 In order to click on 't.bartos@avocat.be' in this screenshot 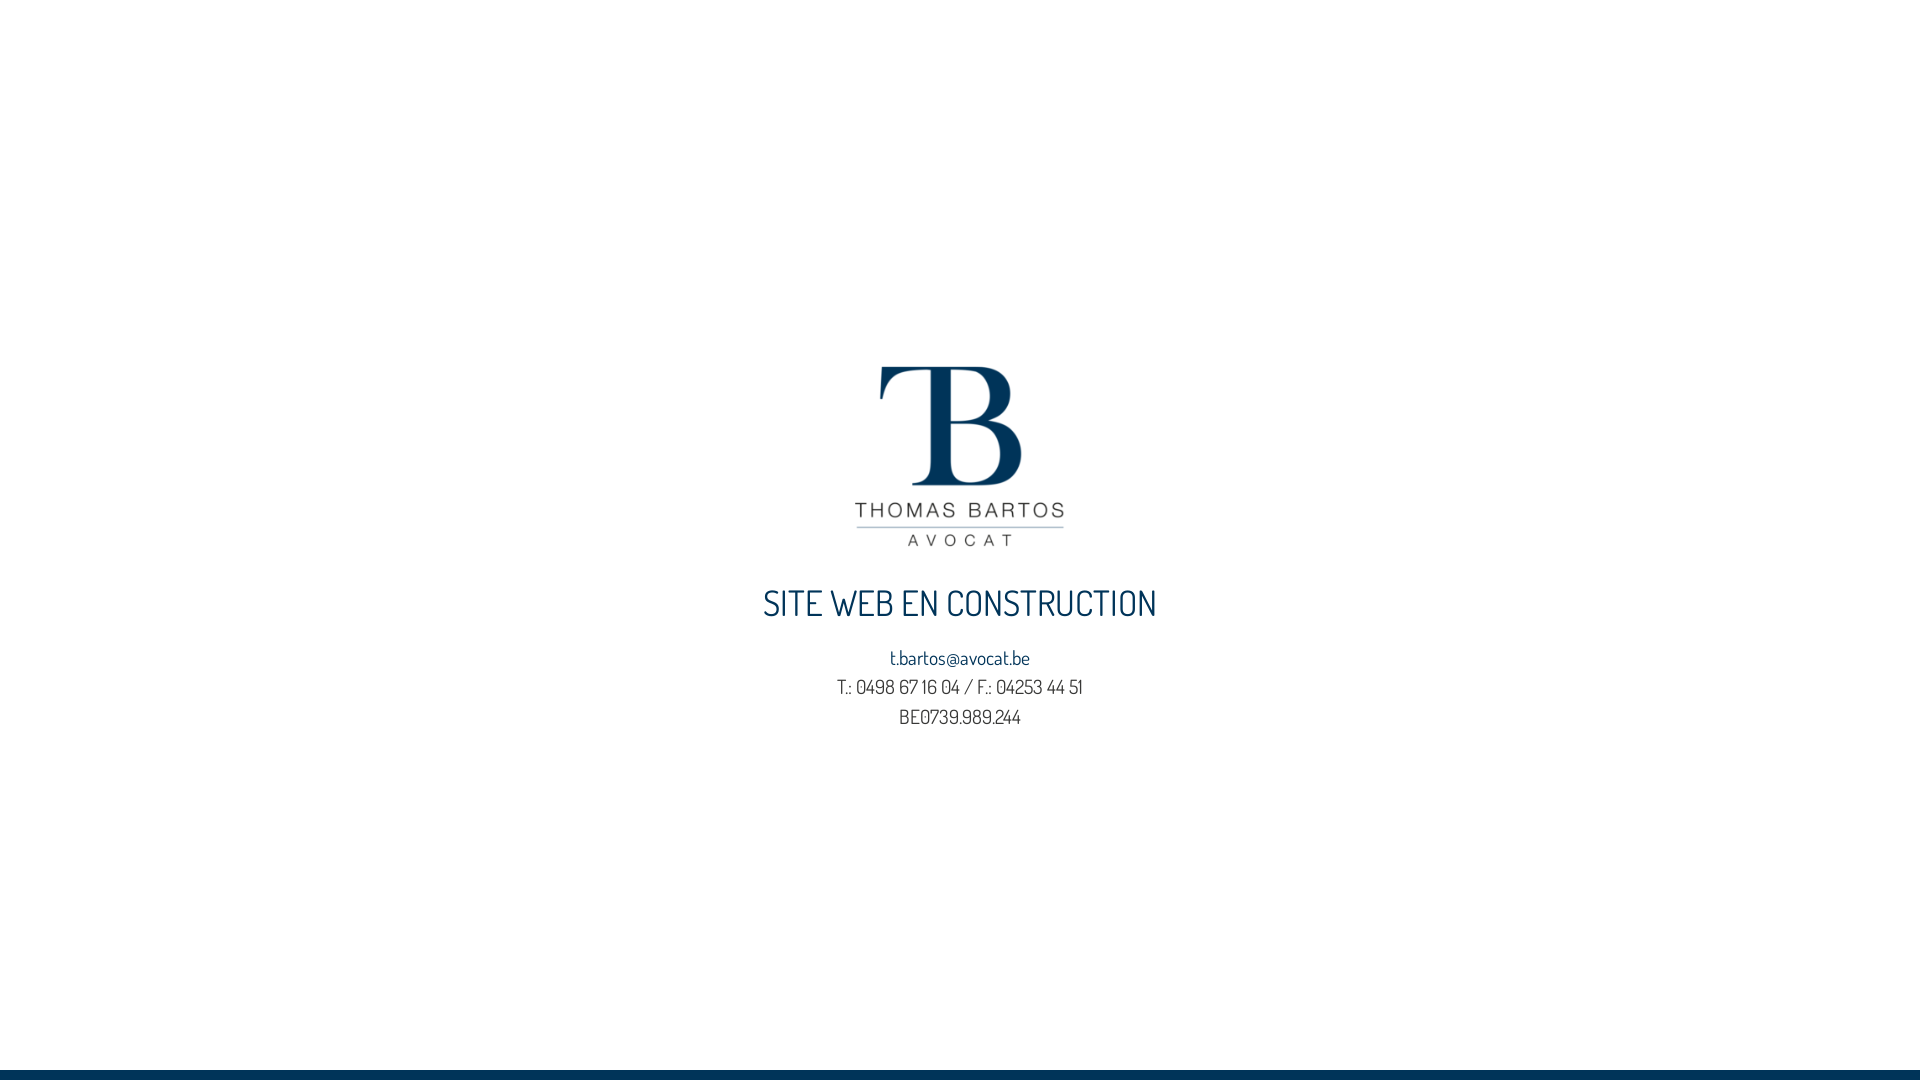, I will do `click(888, 657)`.